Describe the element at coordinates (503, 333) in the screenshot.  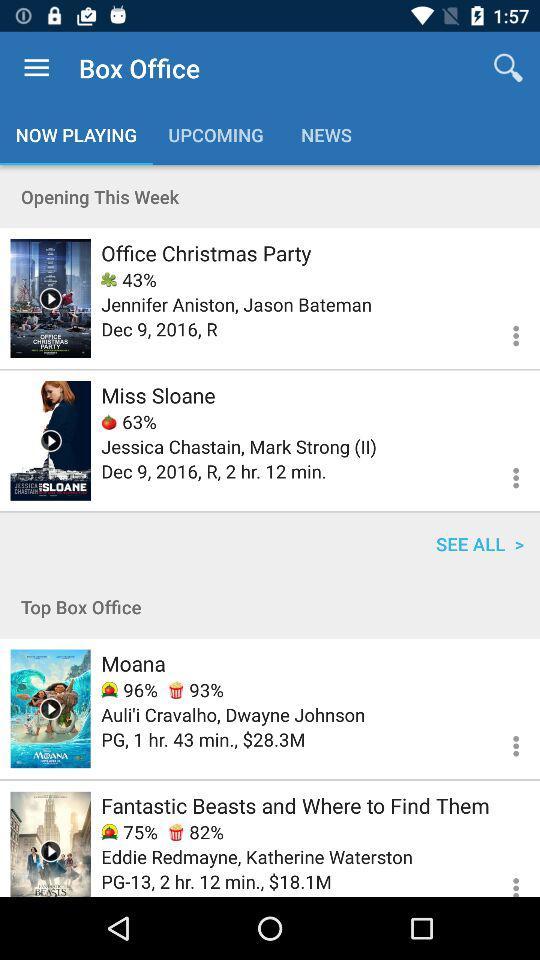
I see `see more information about the option` at that location.